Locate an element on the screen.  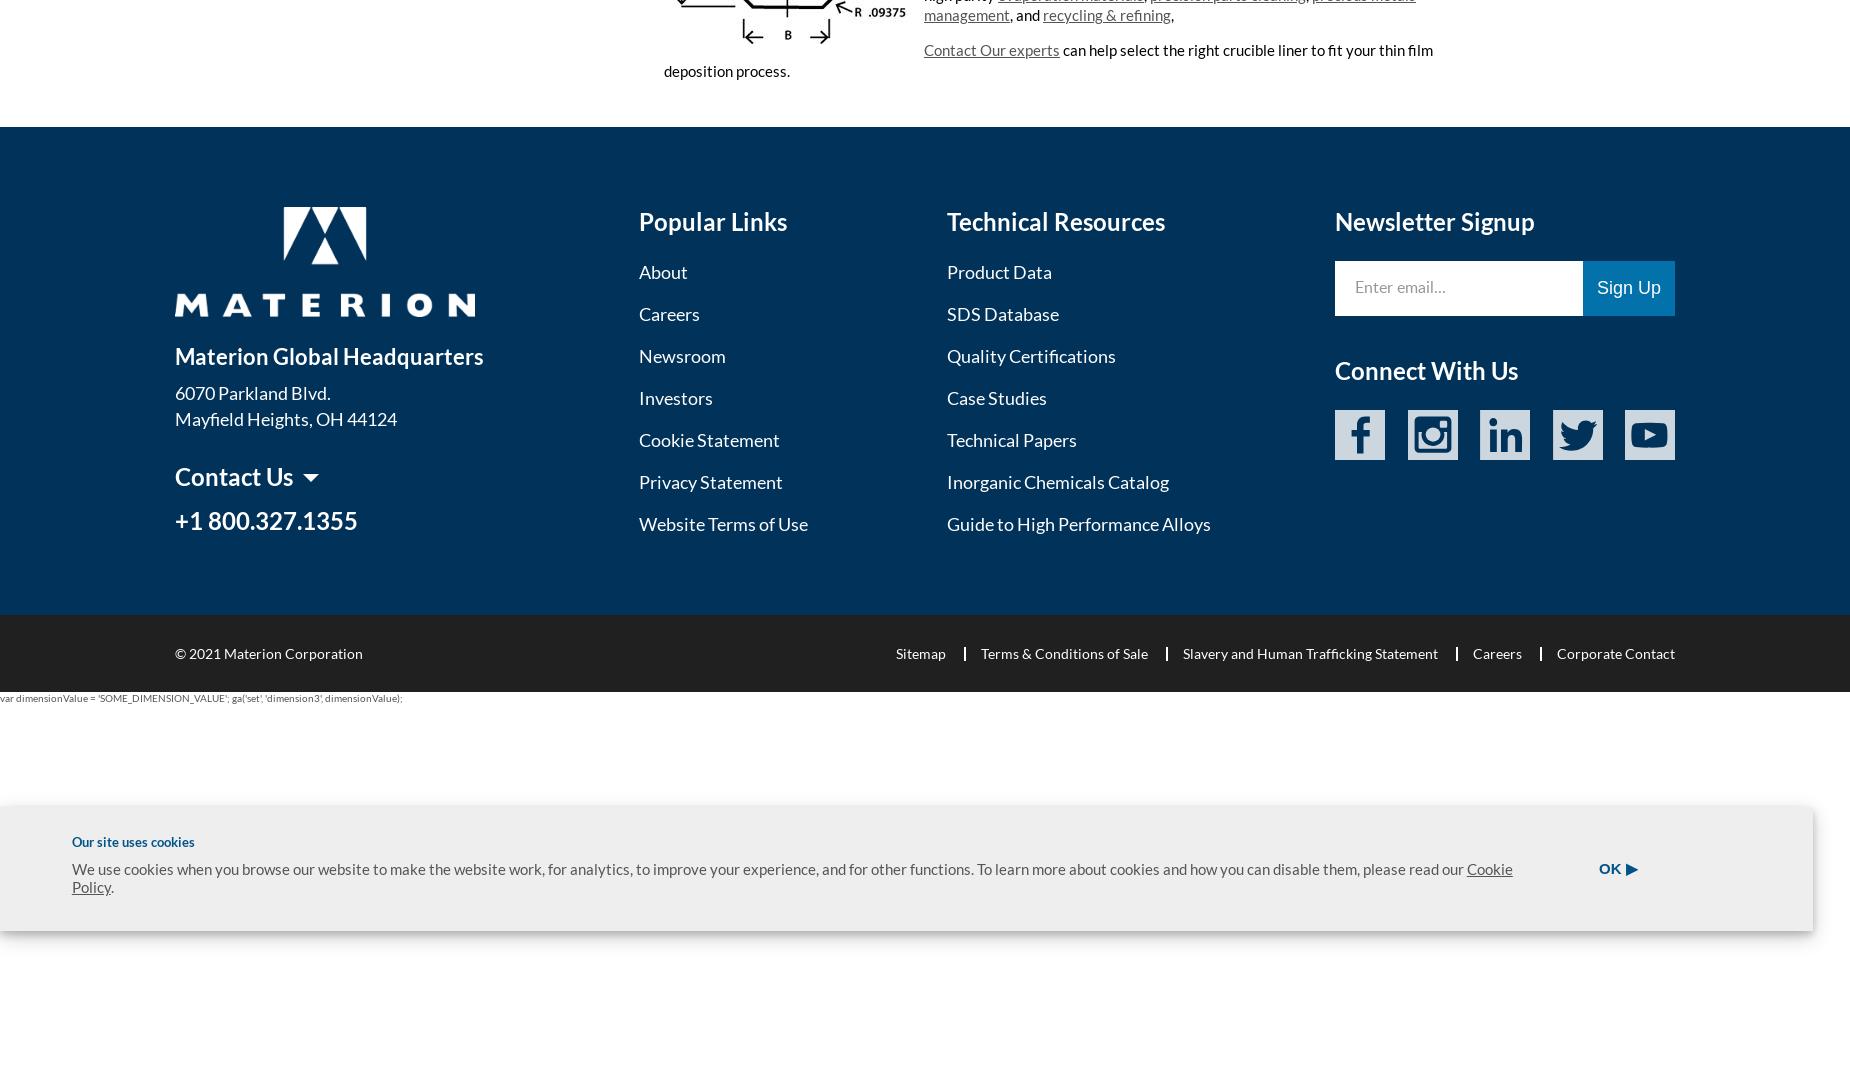
'Guide to High Performance Alloys' is located at coordinates (1077, 521).